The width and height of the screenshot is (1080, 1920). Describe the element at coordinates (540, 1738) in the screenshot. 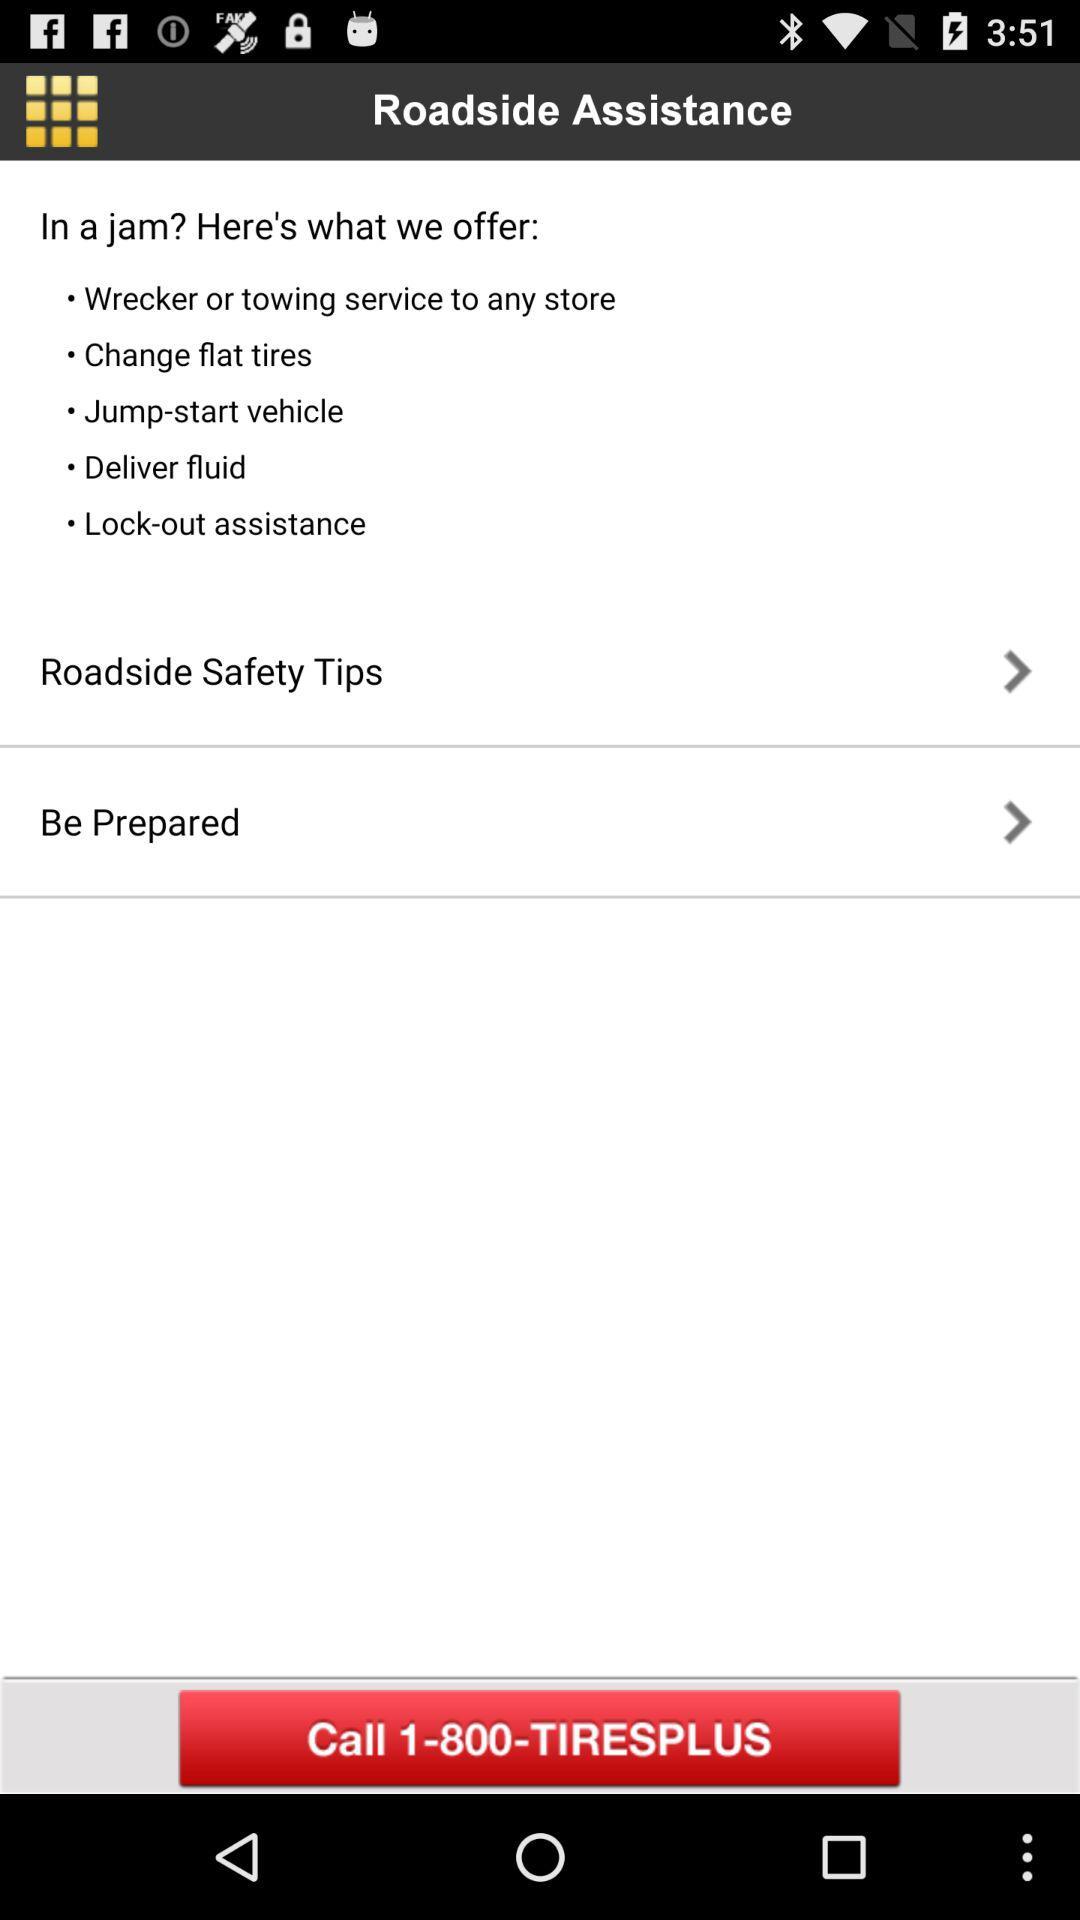

I see `call for assistance` at that location.